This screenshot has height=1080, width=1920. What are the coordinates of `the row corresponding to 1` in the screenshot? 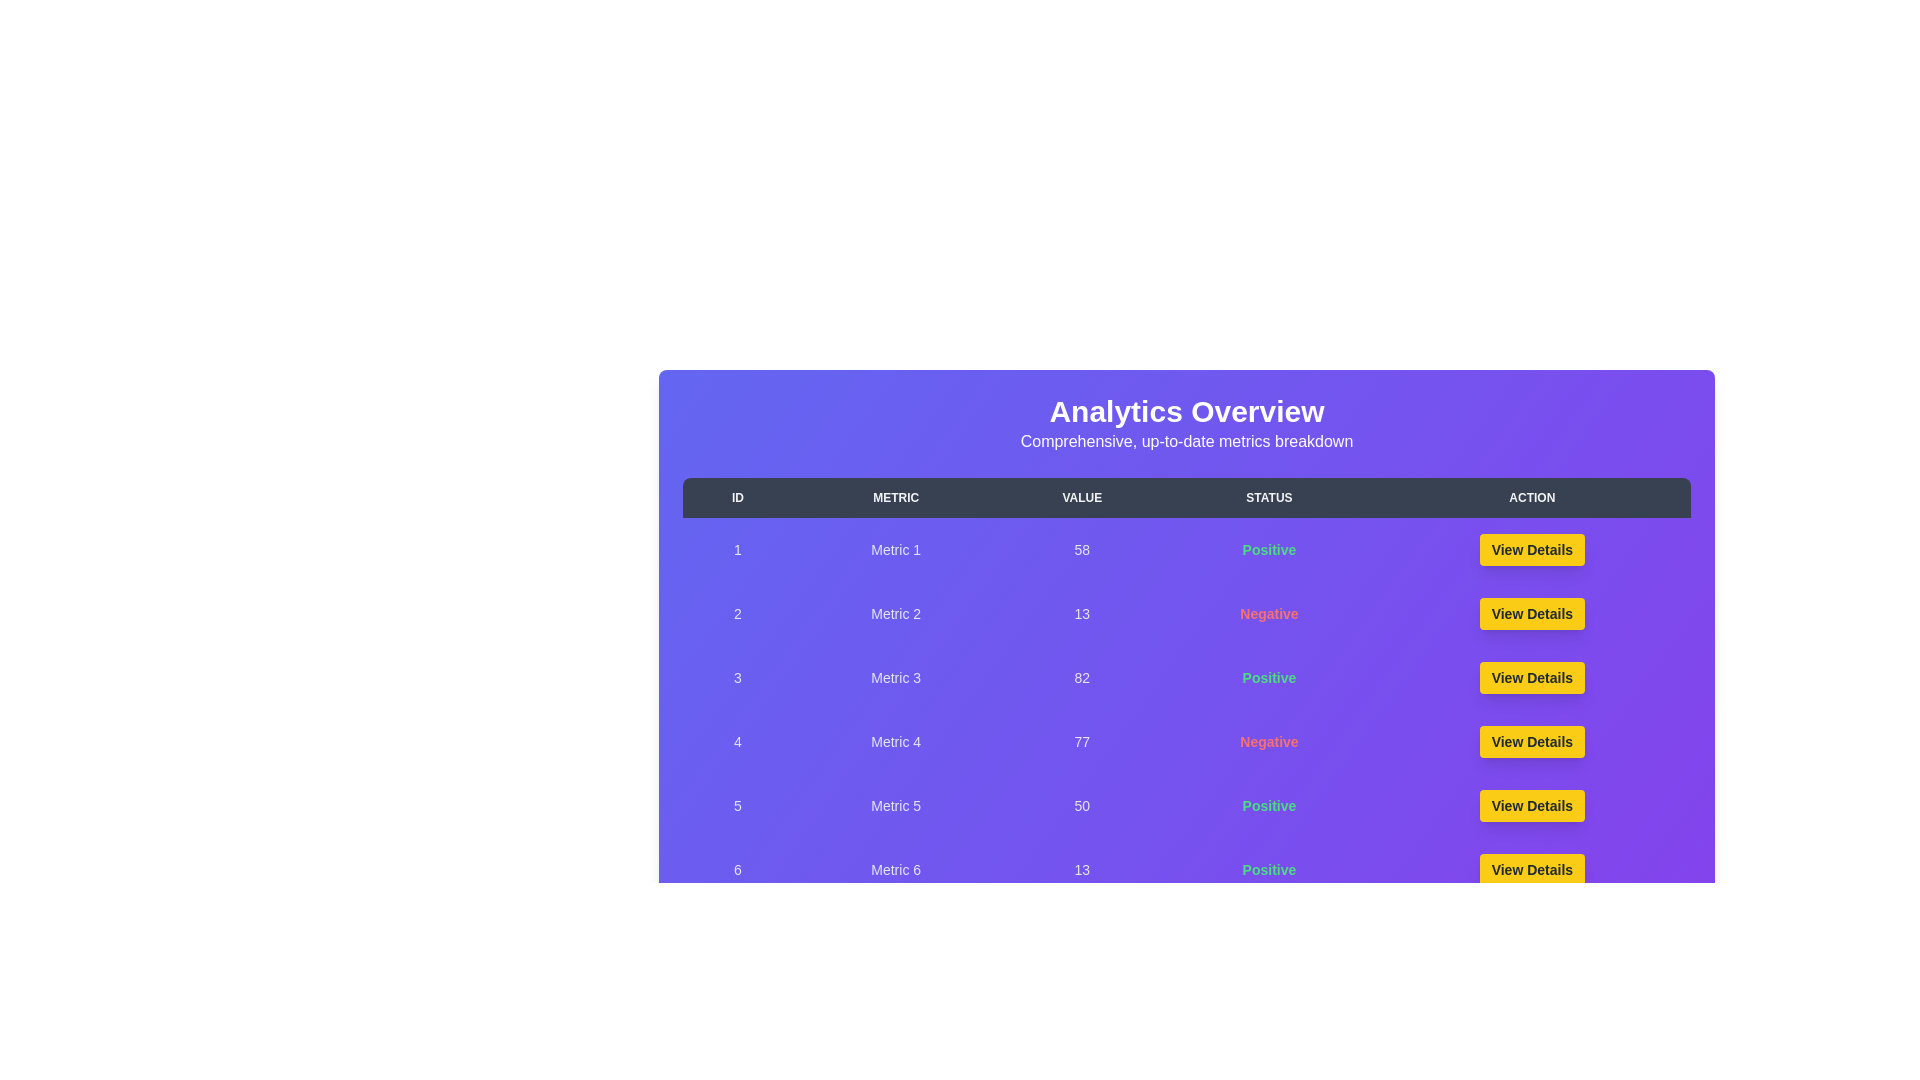 It's located at (1186, 550).